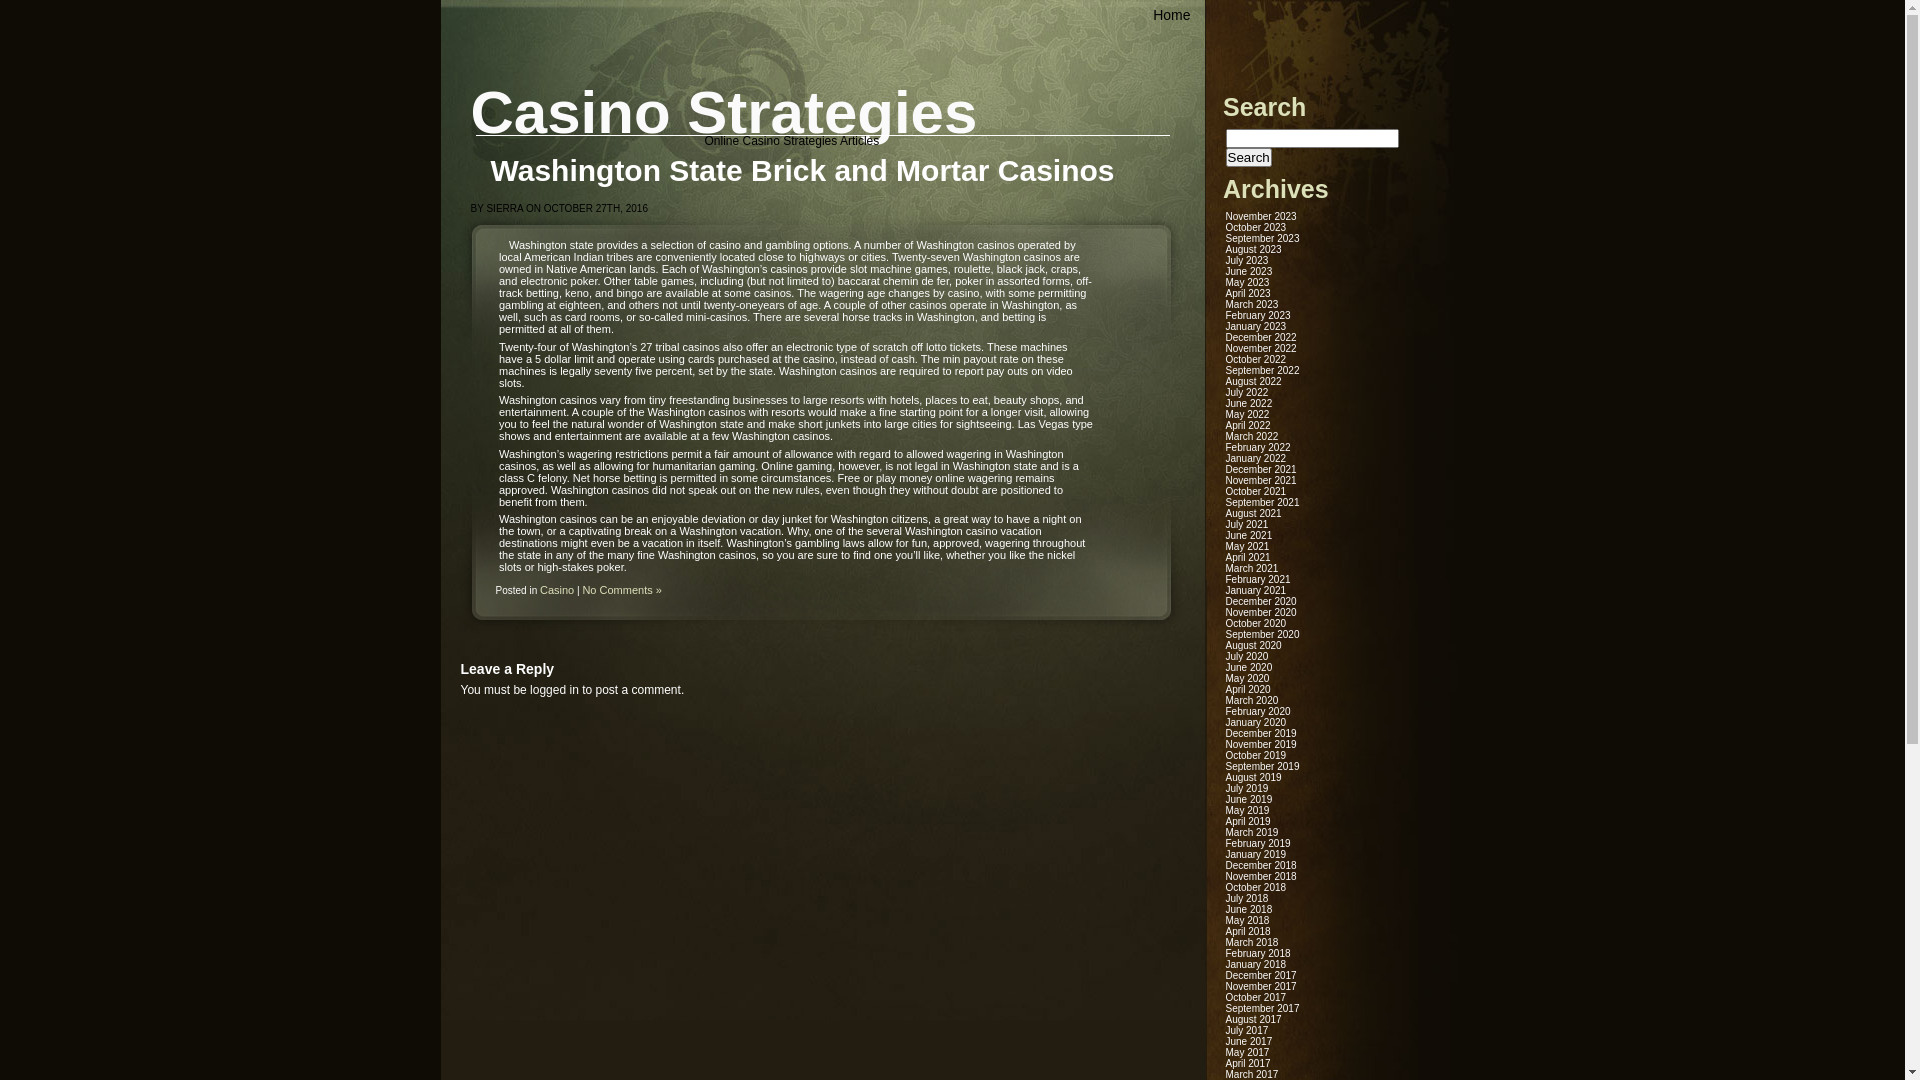  I want to click on 'November 2022', so click(1224, 347).